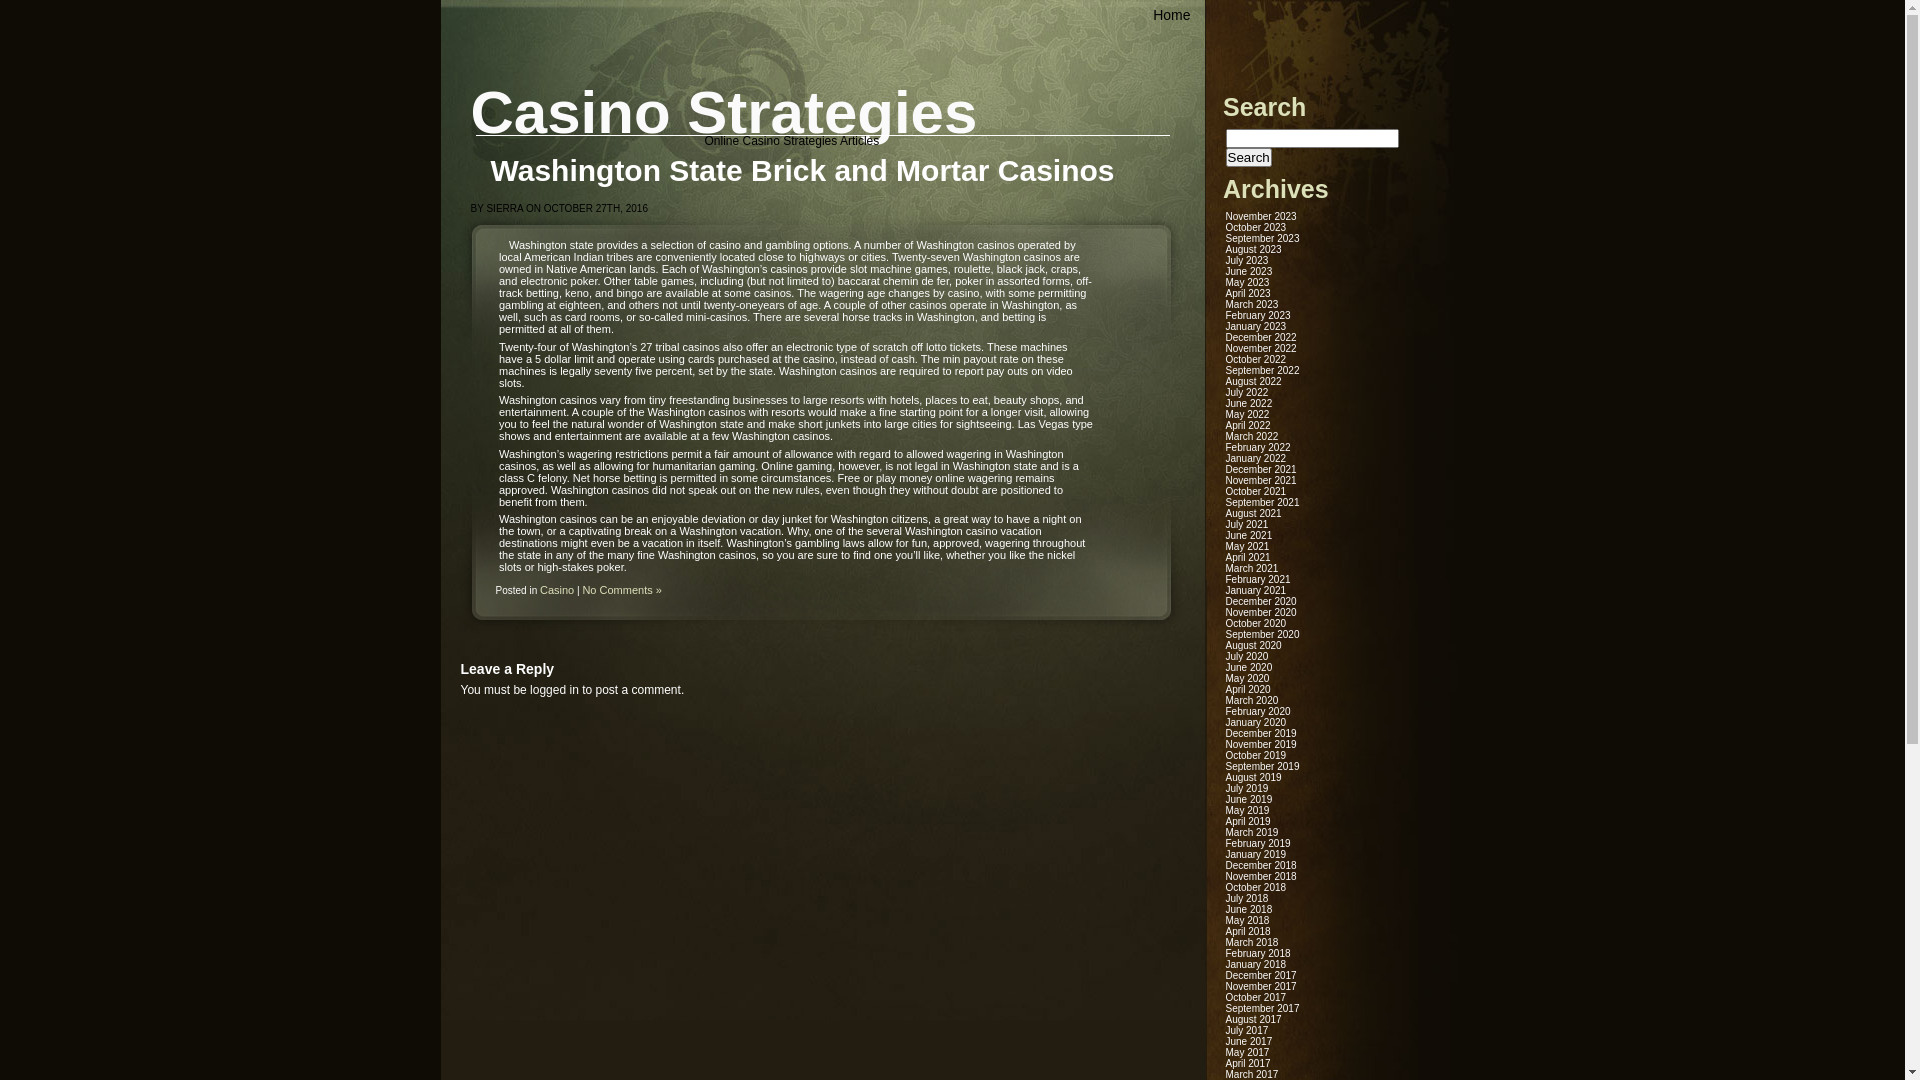  I want to click on 'November 2022', so click(1224, 347).